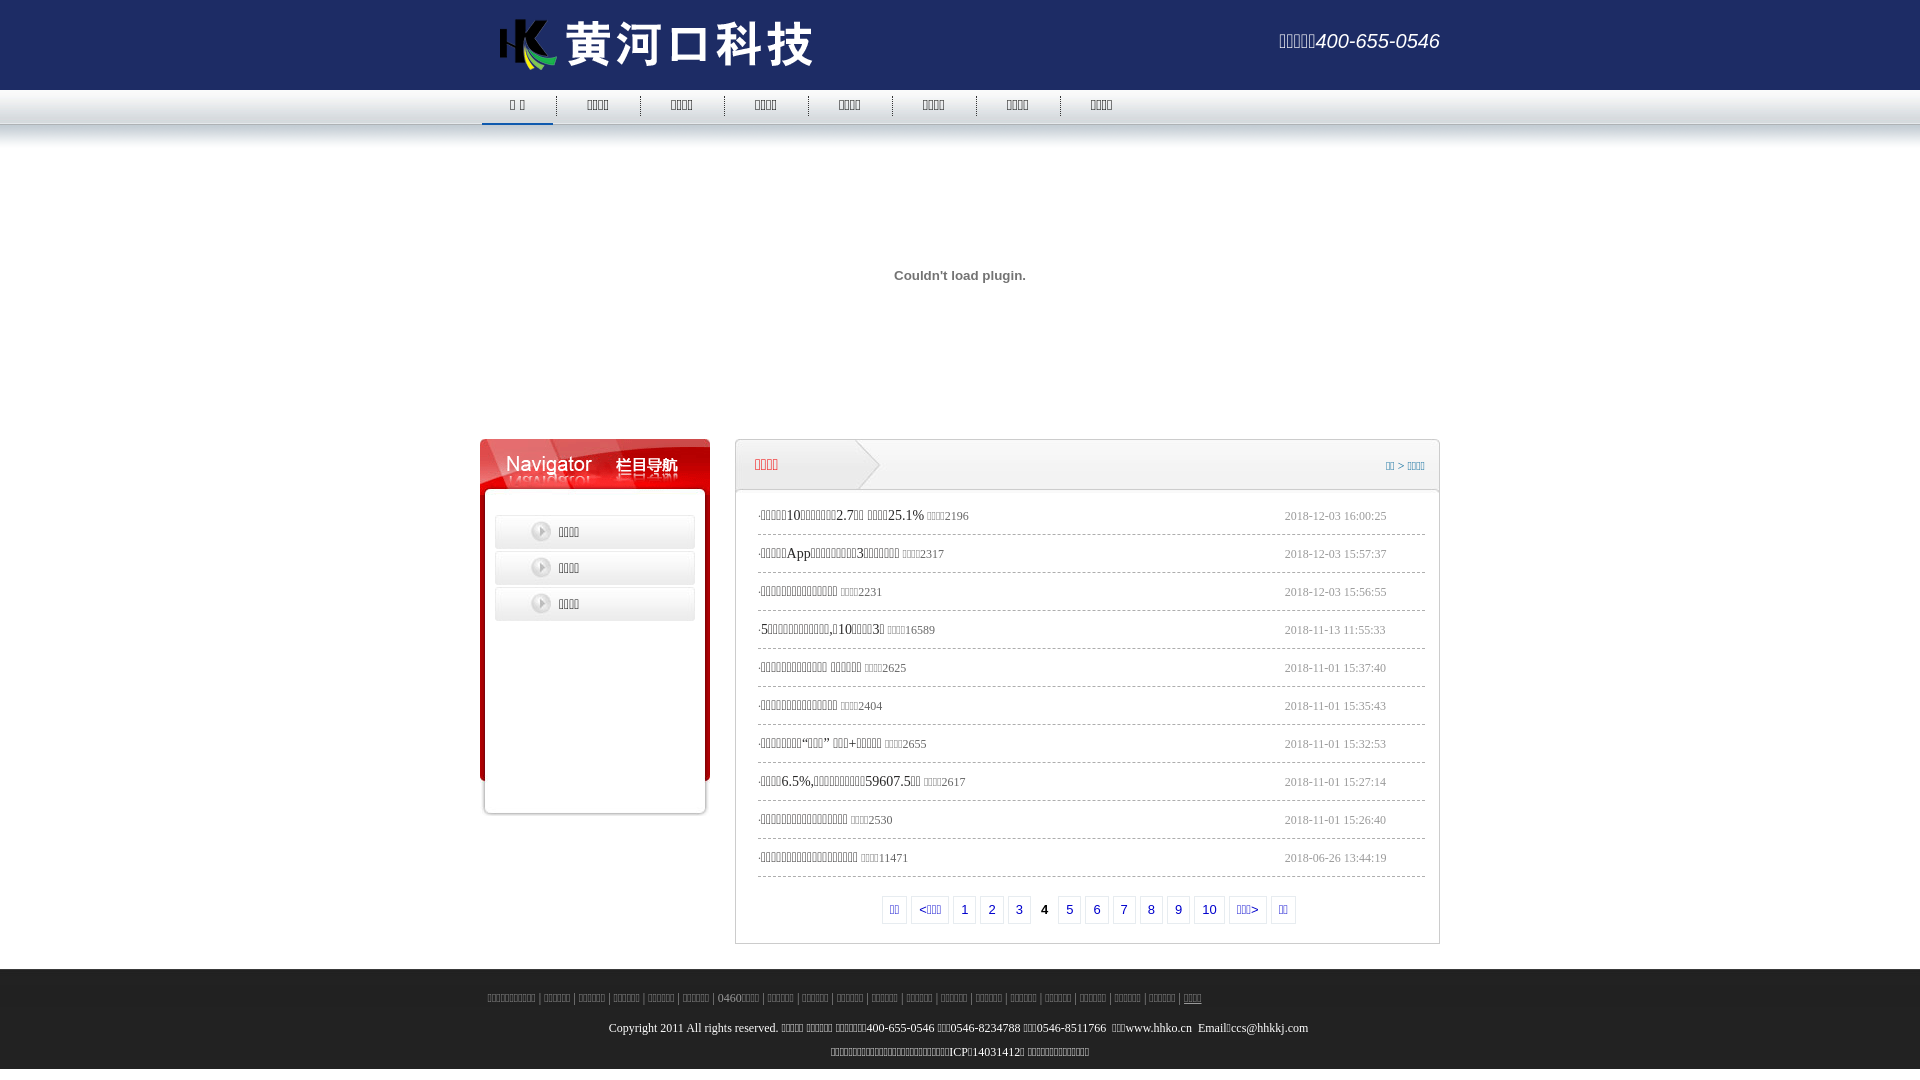 This screenshot has width=1920, height=1080. Describe the element at coordinates (1019, 910) in the screenshot. I see `'3'` at that location.